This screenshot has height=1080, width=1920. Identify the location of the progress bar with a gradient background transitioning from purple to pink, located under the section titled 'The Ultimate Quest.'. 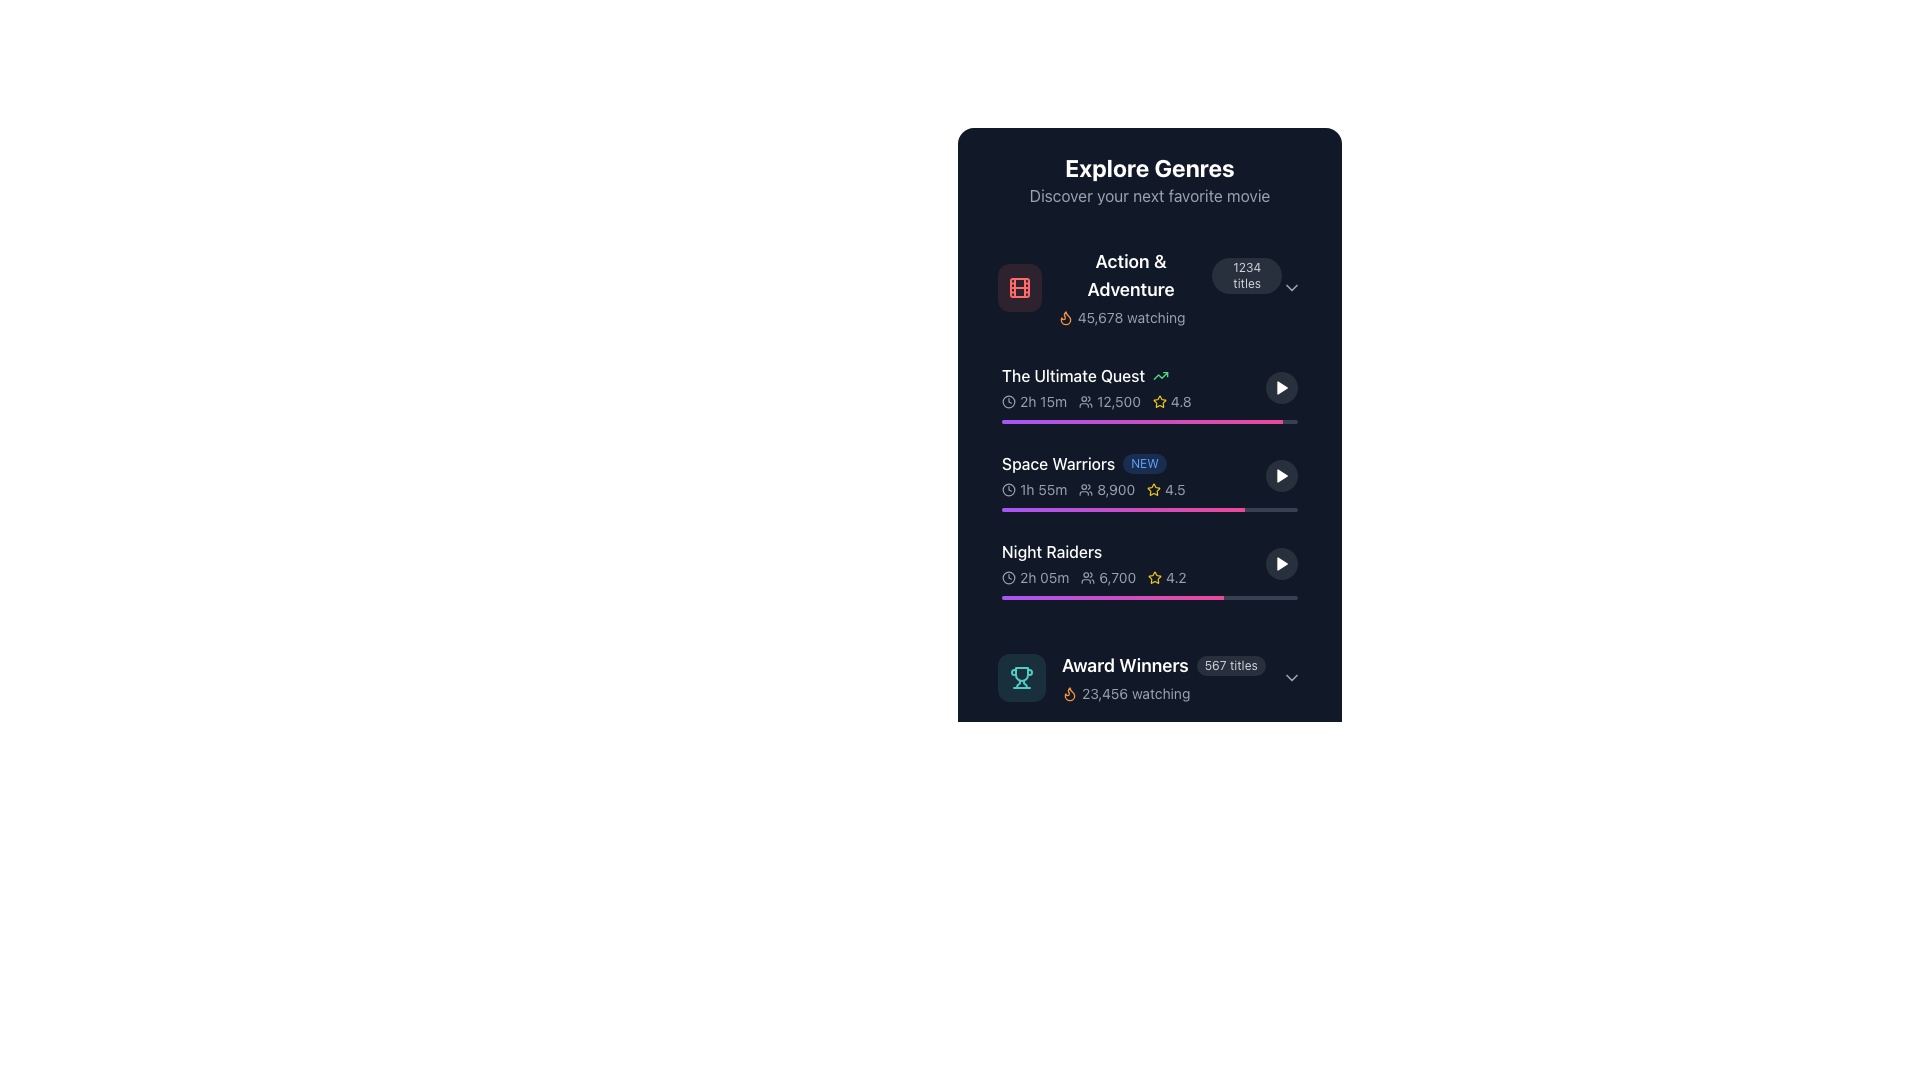
(1142, 420).